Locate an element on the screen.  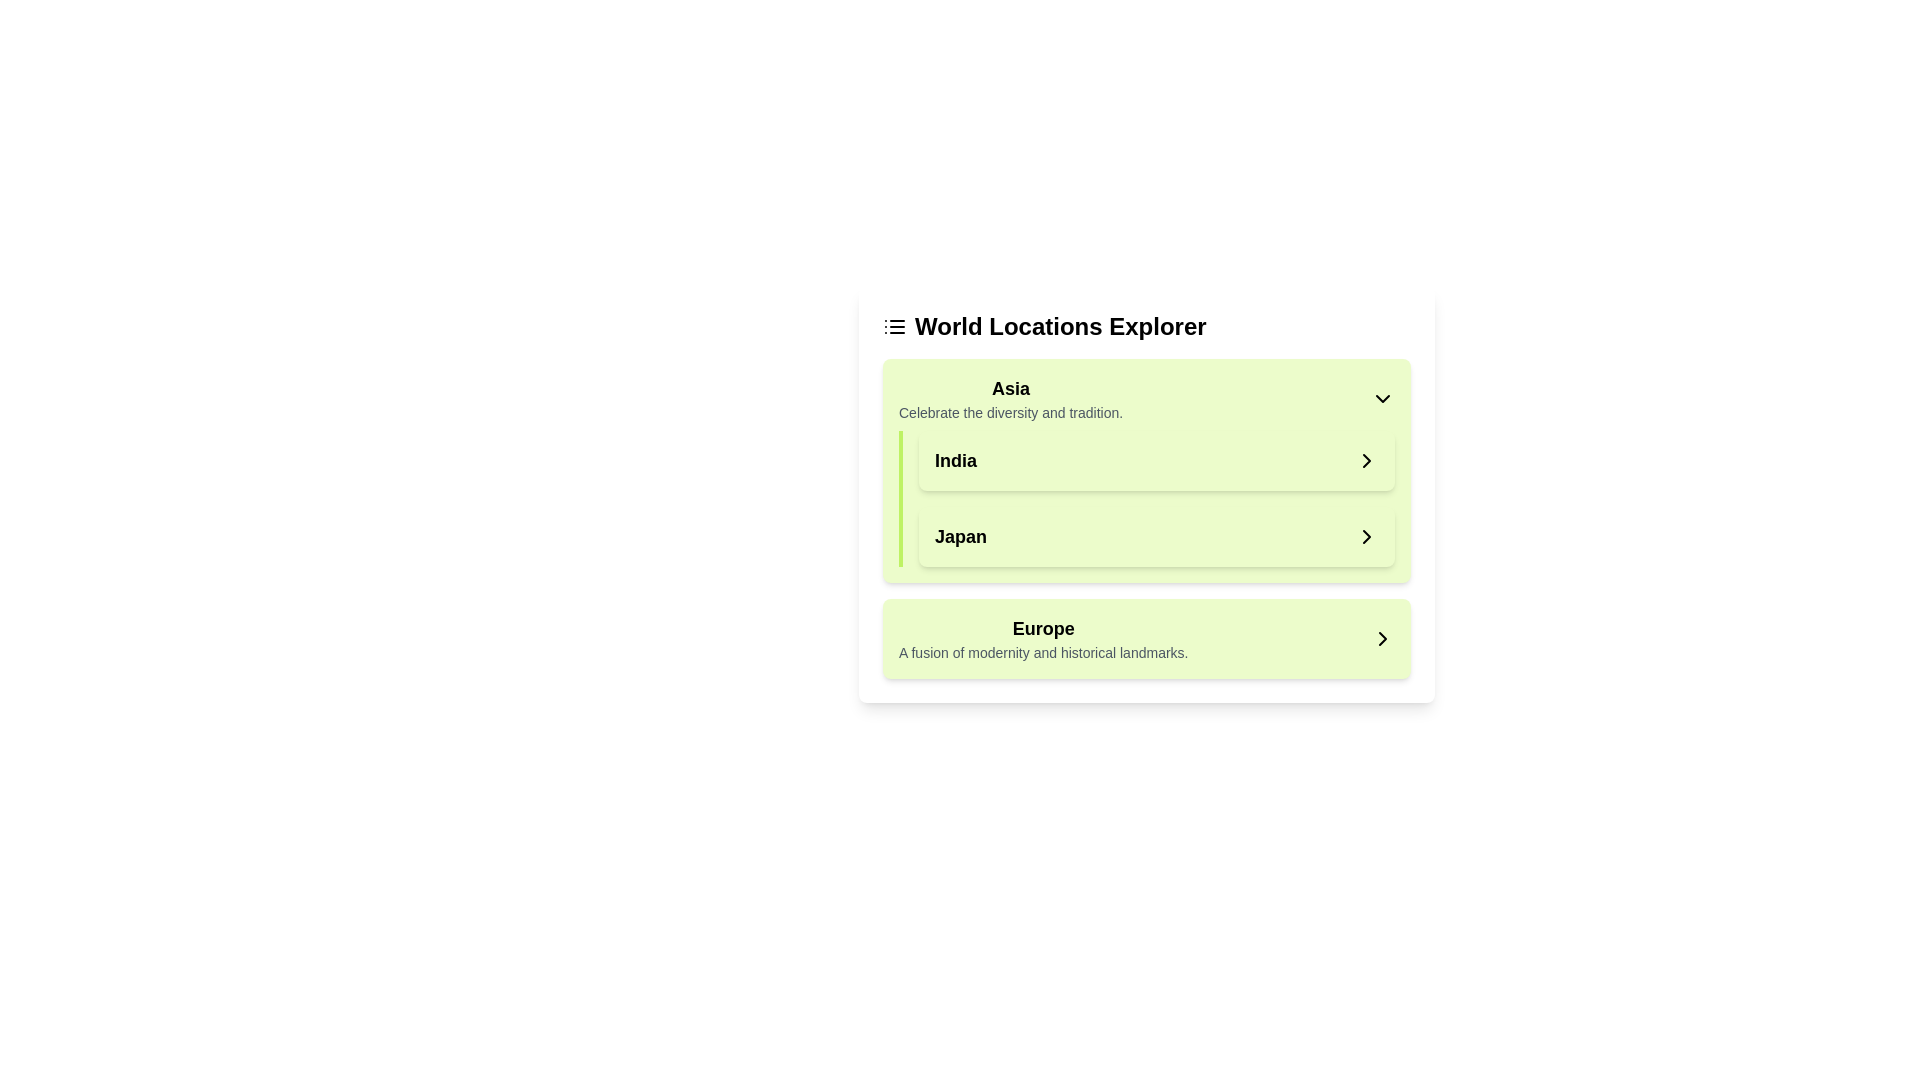
the Informational text header displaying 'Asia' with a light green background and a dropdown arrow on the right is located at coordinates (1011, 398).